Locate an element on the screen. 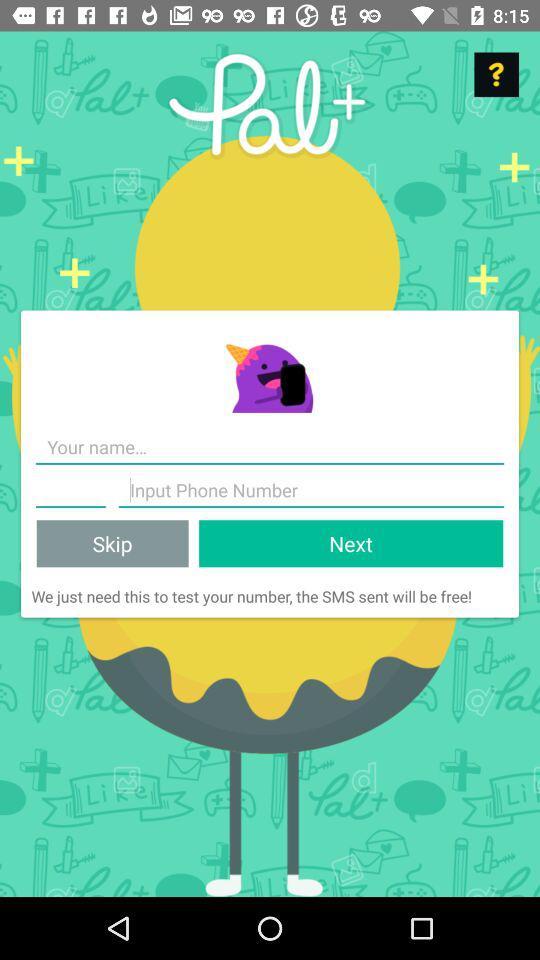 The image size is (540, 960). type your phone number is located at coordinates (311, 489).